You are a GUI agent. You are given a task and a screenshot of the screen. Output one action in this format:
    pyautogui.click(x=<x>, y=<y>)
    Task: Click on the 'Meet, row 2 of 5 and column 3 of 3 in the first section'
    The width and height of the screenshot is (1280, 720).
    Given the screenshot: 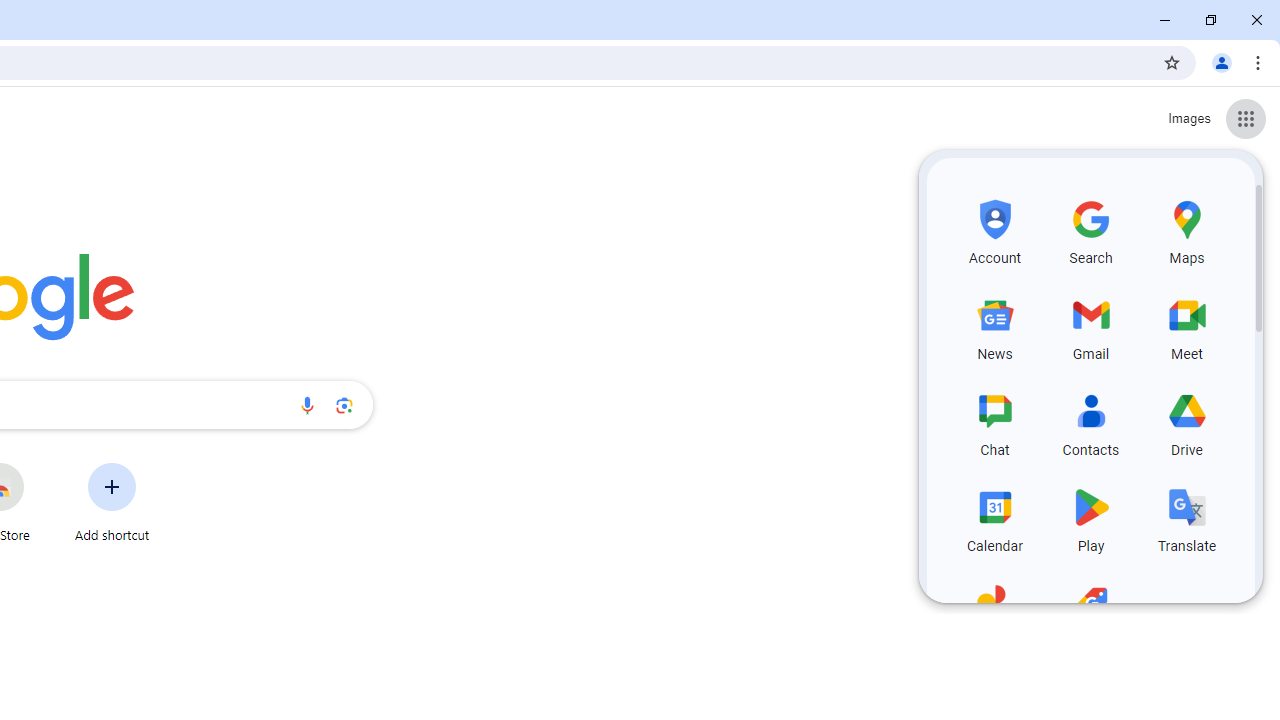 What is the action you would take?
    pyautogui.click(x=1187, y=324)
    